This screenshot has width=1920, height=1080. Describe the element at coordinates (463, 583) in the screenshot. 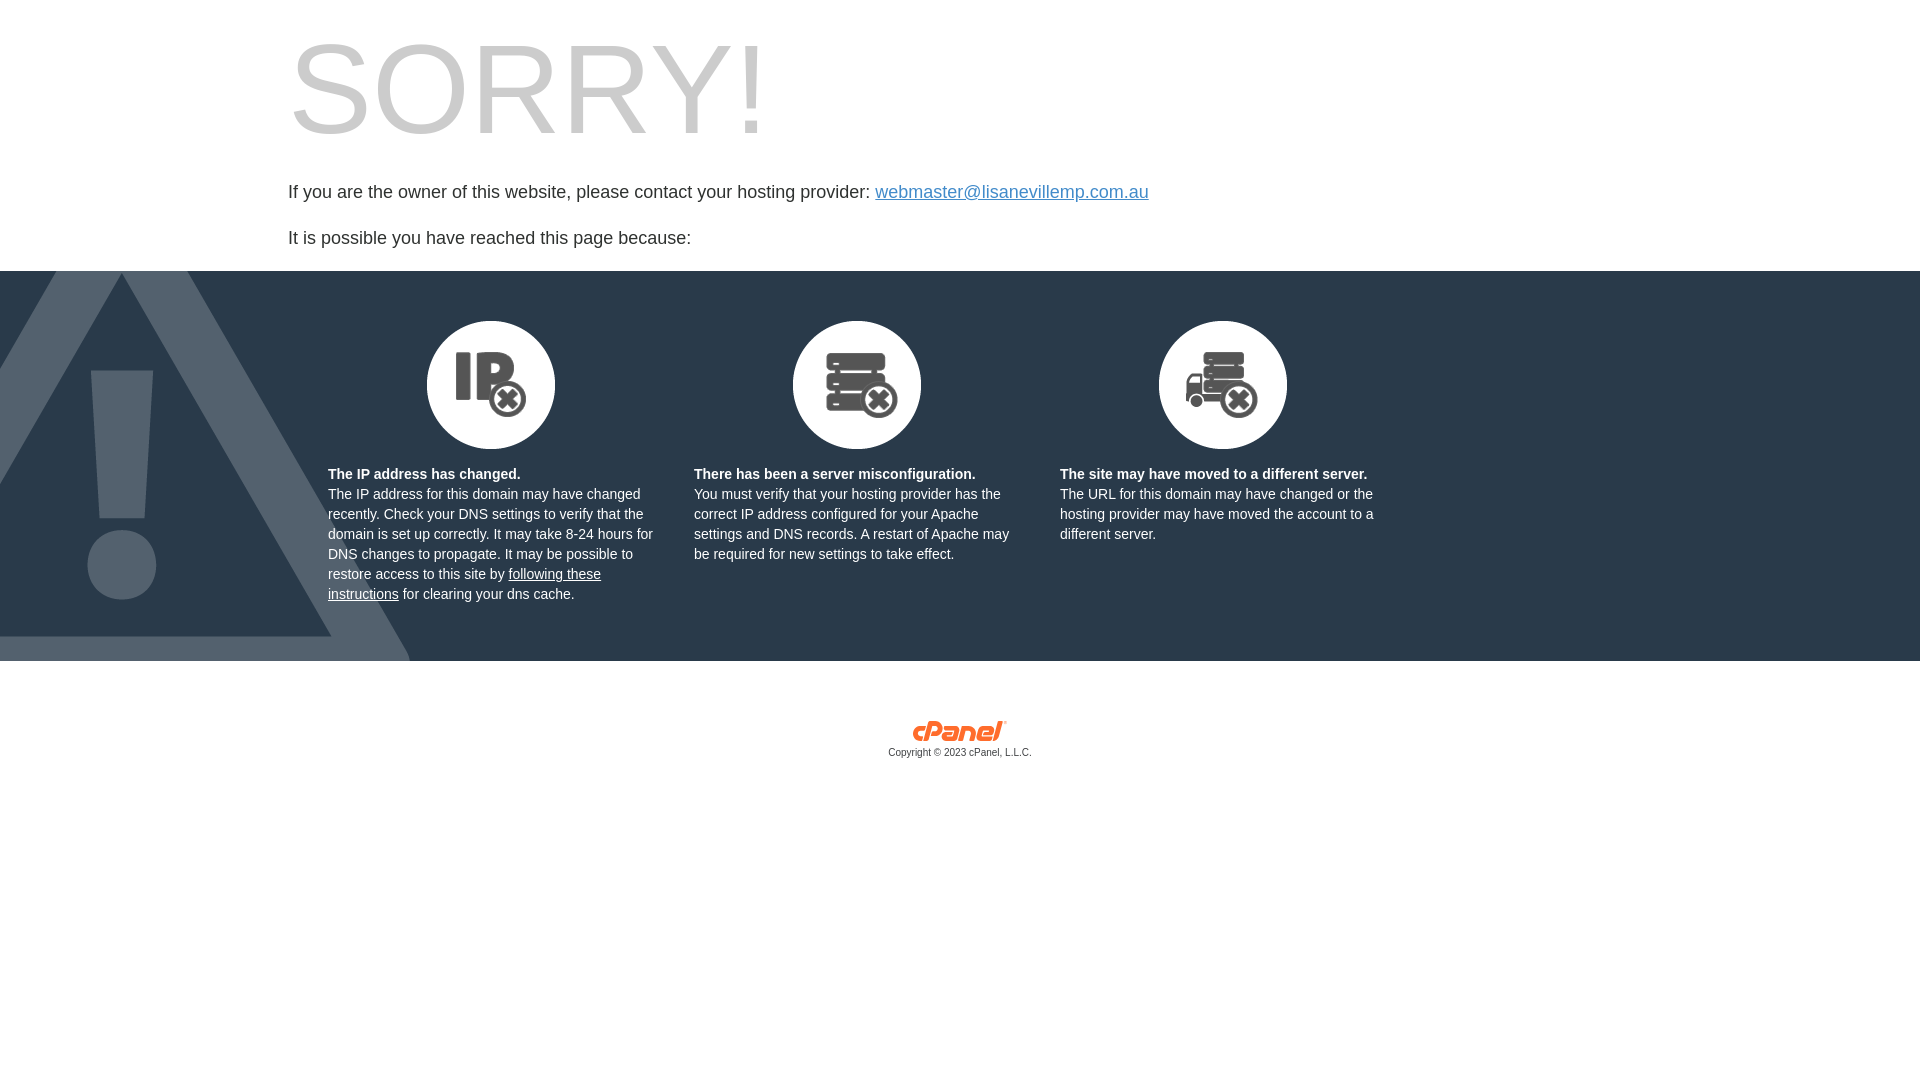

I see `'following these instructions'` at that location.